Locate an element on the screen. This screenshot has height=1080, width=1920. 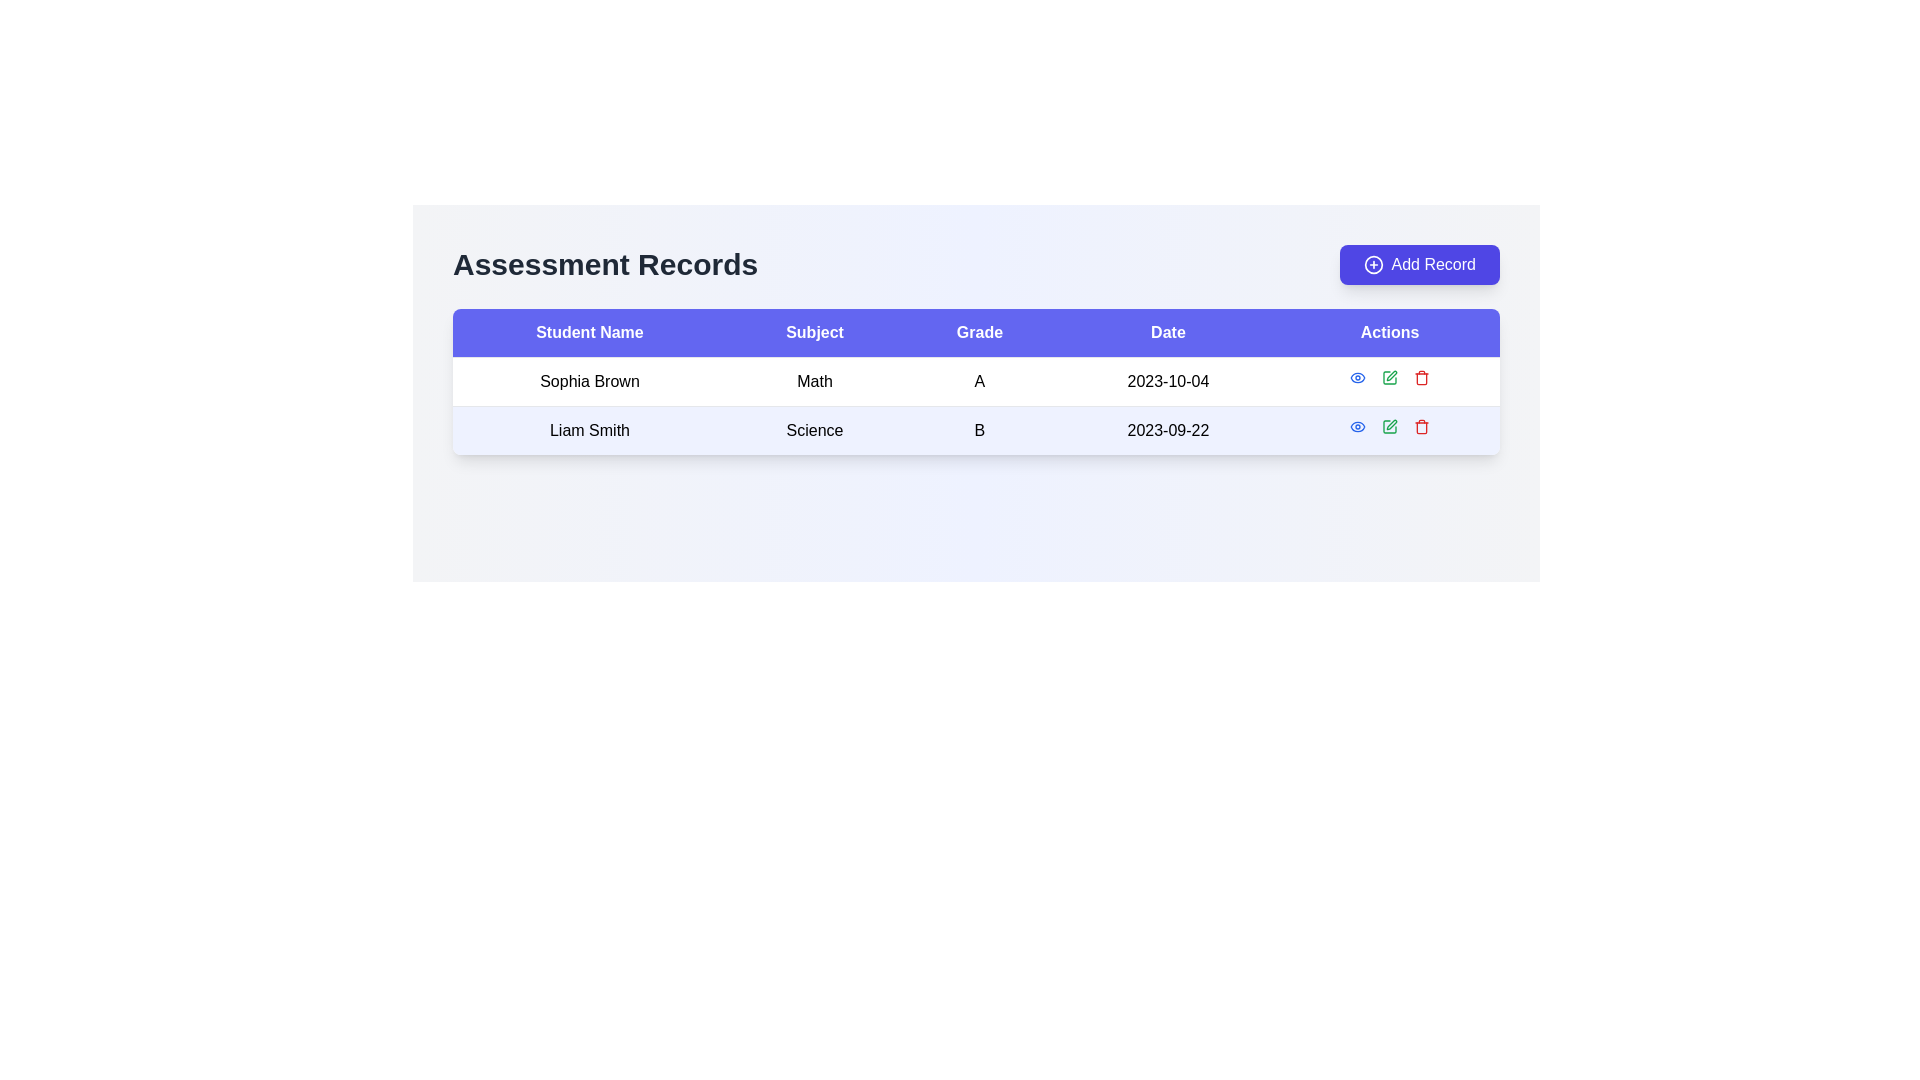
the 'Grade' label, which is a blue rectangular section with white text, located as the third item in a horizontal list of tabs between 'Subject' and 'Date' is located at coordinates (979, 332).